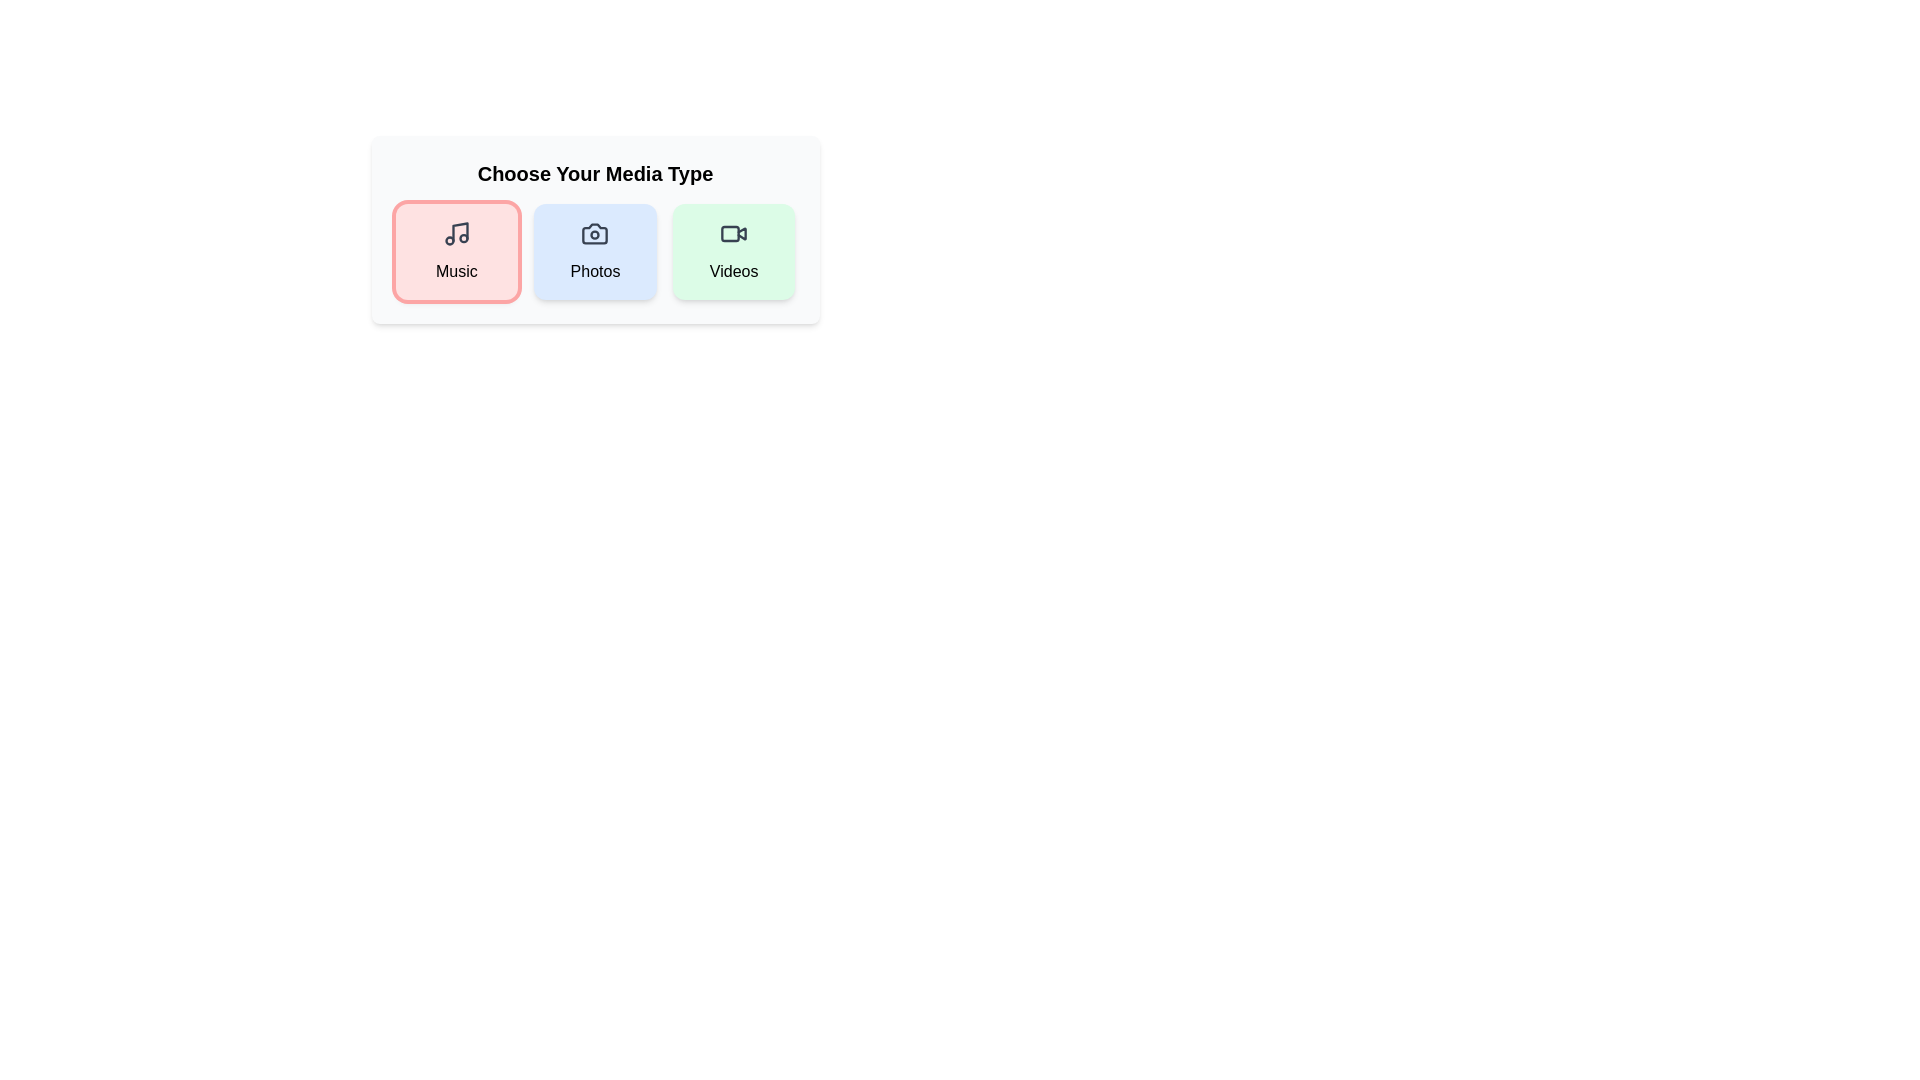 The width and height of the screenshot is (1920, 1080). What do you see at coordinates (594, 233) in the screenshot?
I see `the photo selection icon located in the center column of the media type selection interface, just above the 'Photos' text` at bounding box center [594, 233].